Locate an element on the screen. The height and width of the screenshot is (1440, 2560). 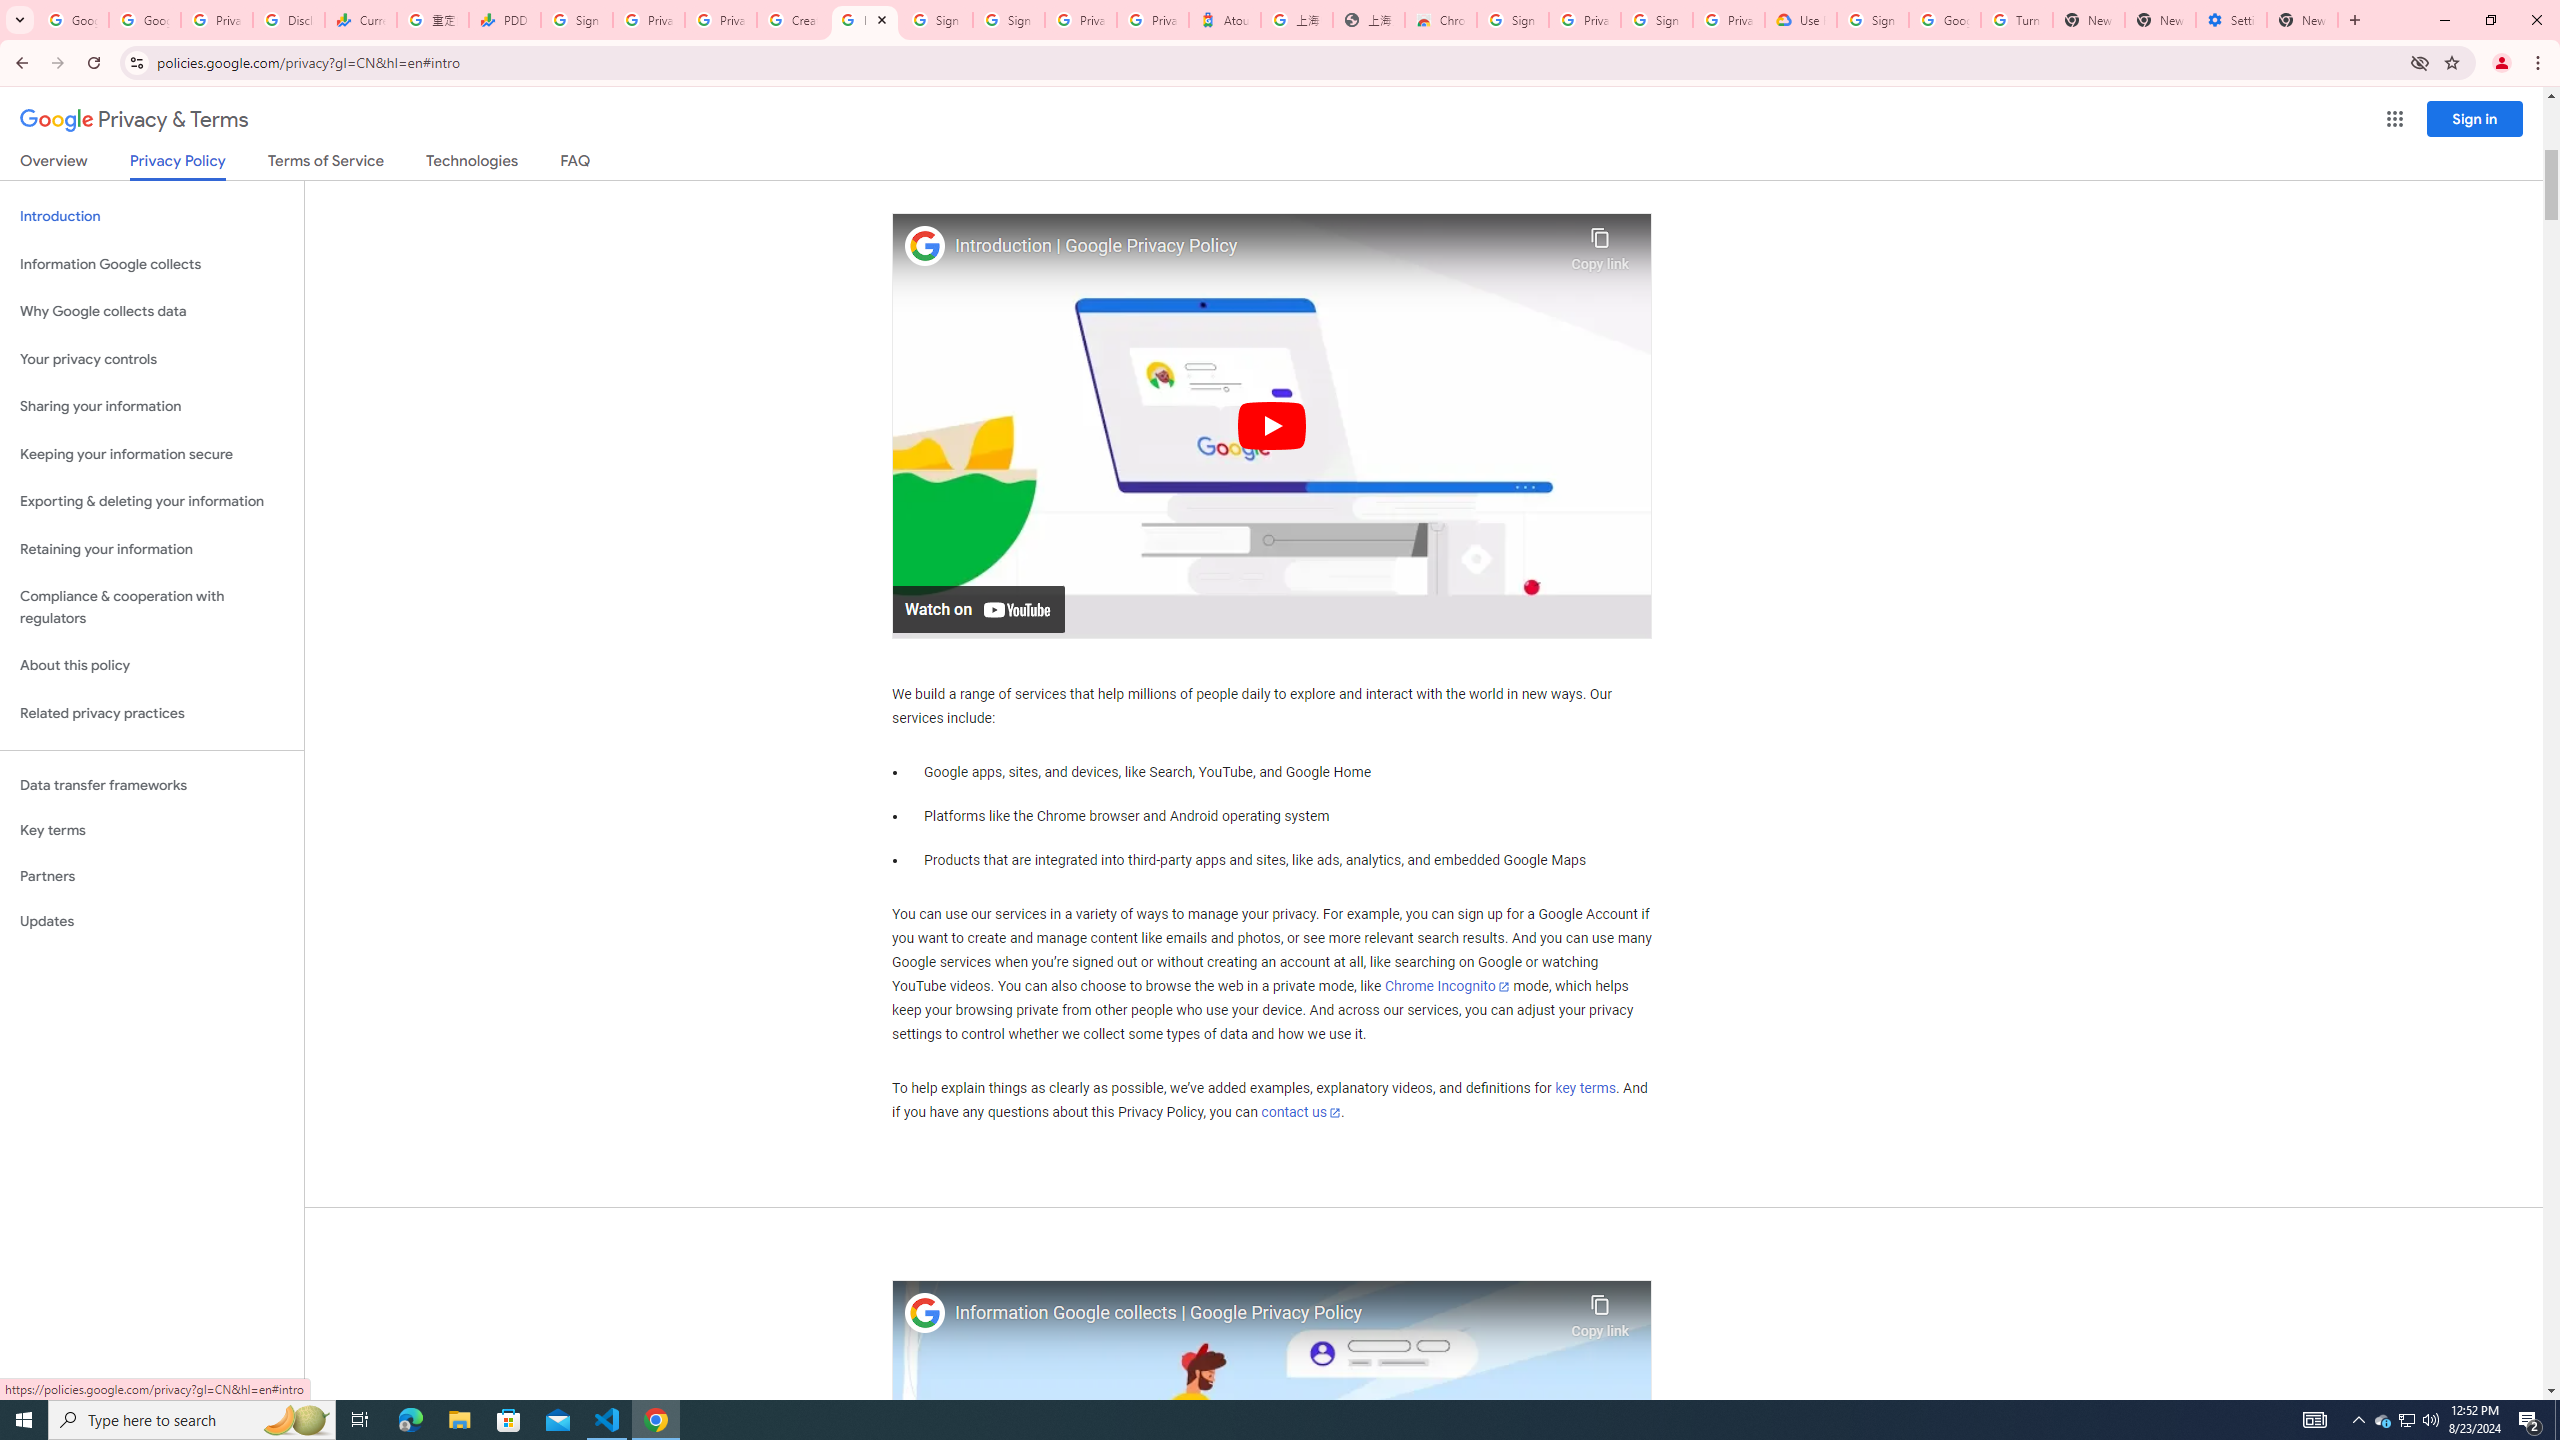
'Information Google collects | Google Privacy Policy' is located at coordinates (1257, 1313).